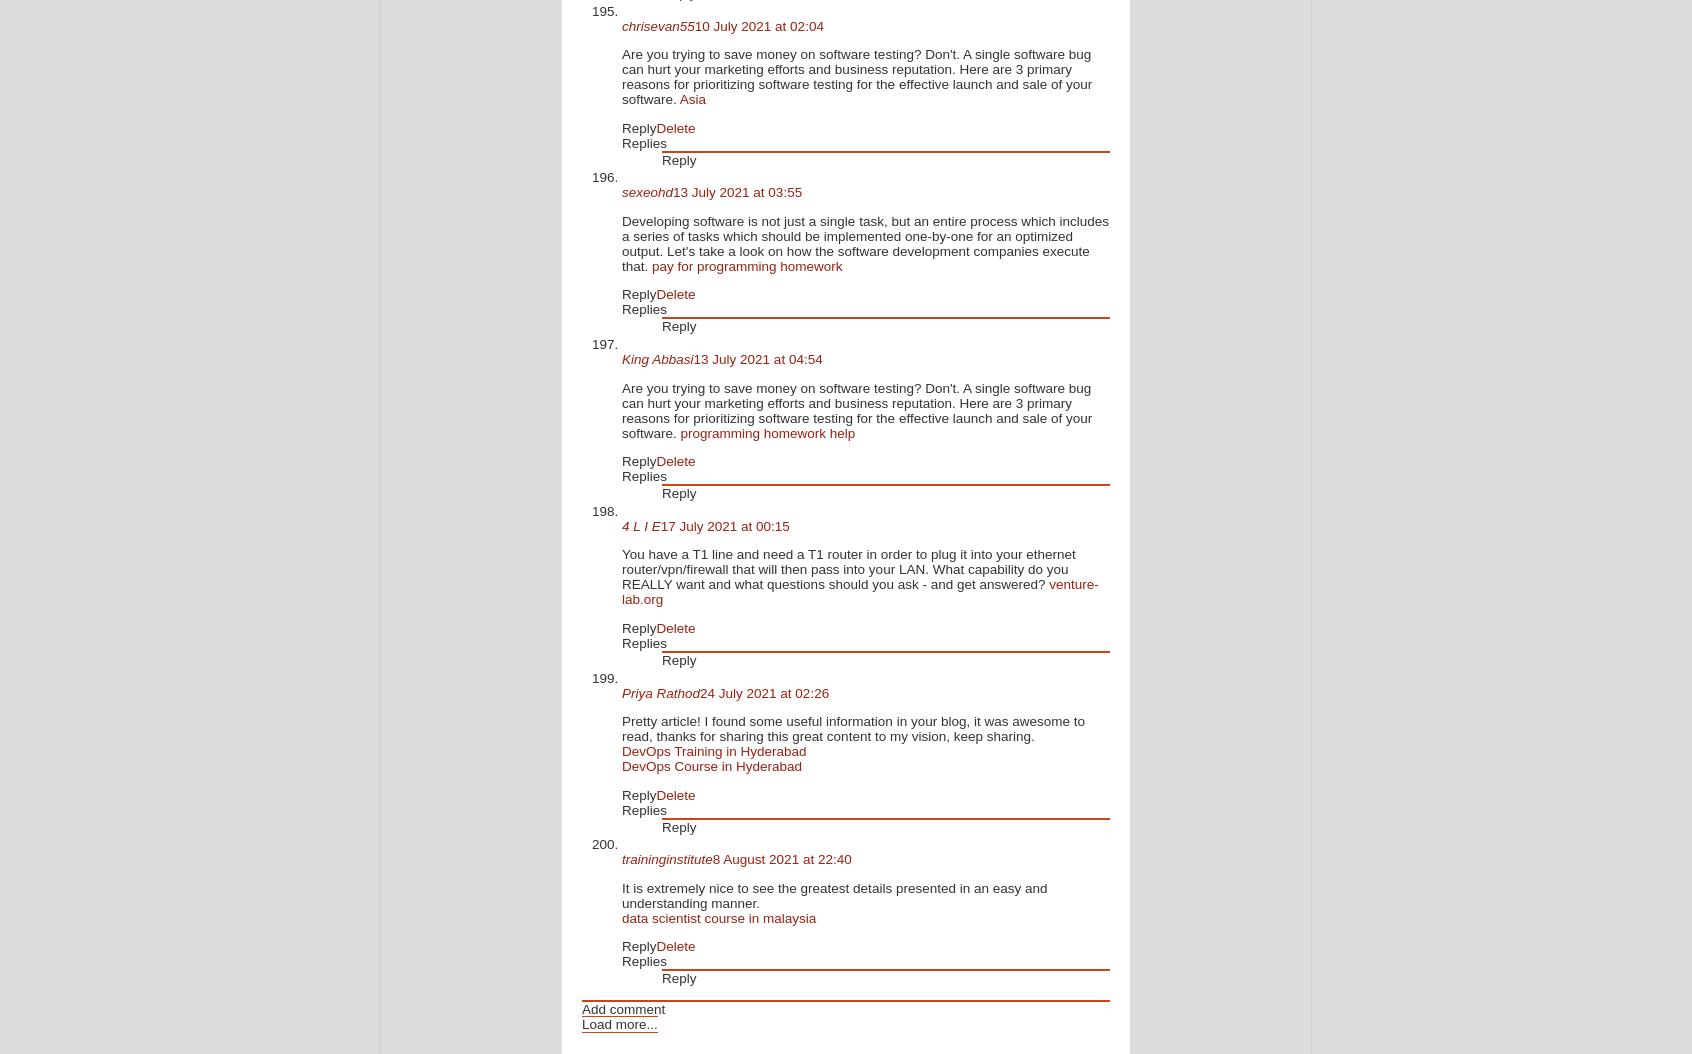 Image resolution: width=1692 pixels, height=1054 pixels. What do you see at coordinates (620, 569) in the screenshot?
I see `'You have a T1 line and need a T1 router in order to plug it into your ethernet router/vpn/firewall that will then pass into your LAN. What capability do you REALLY want and what questions should you ask - and get answered?'` at bounding box center [620, 569].